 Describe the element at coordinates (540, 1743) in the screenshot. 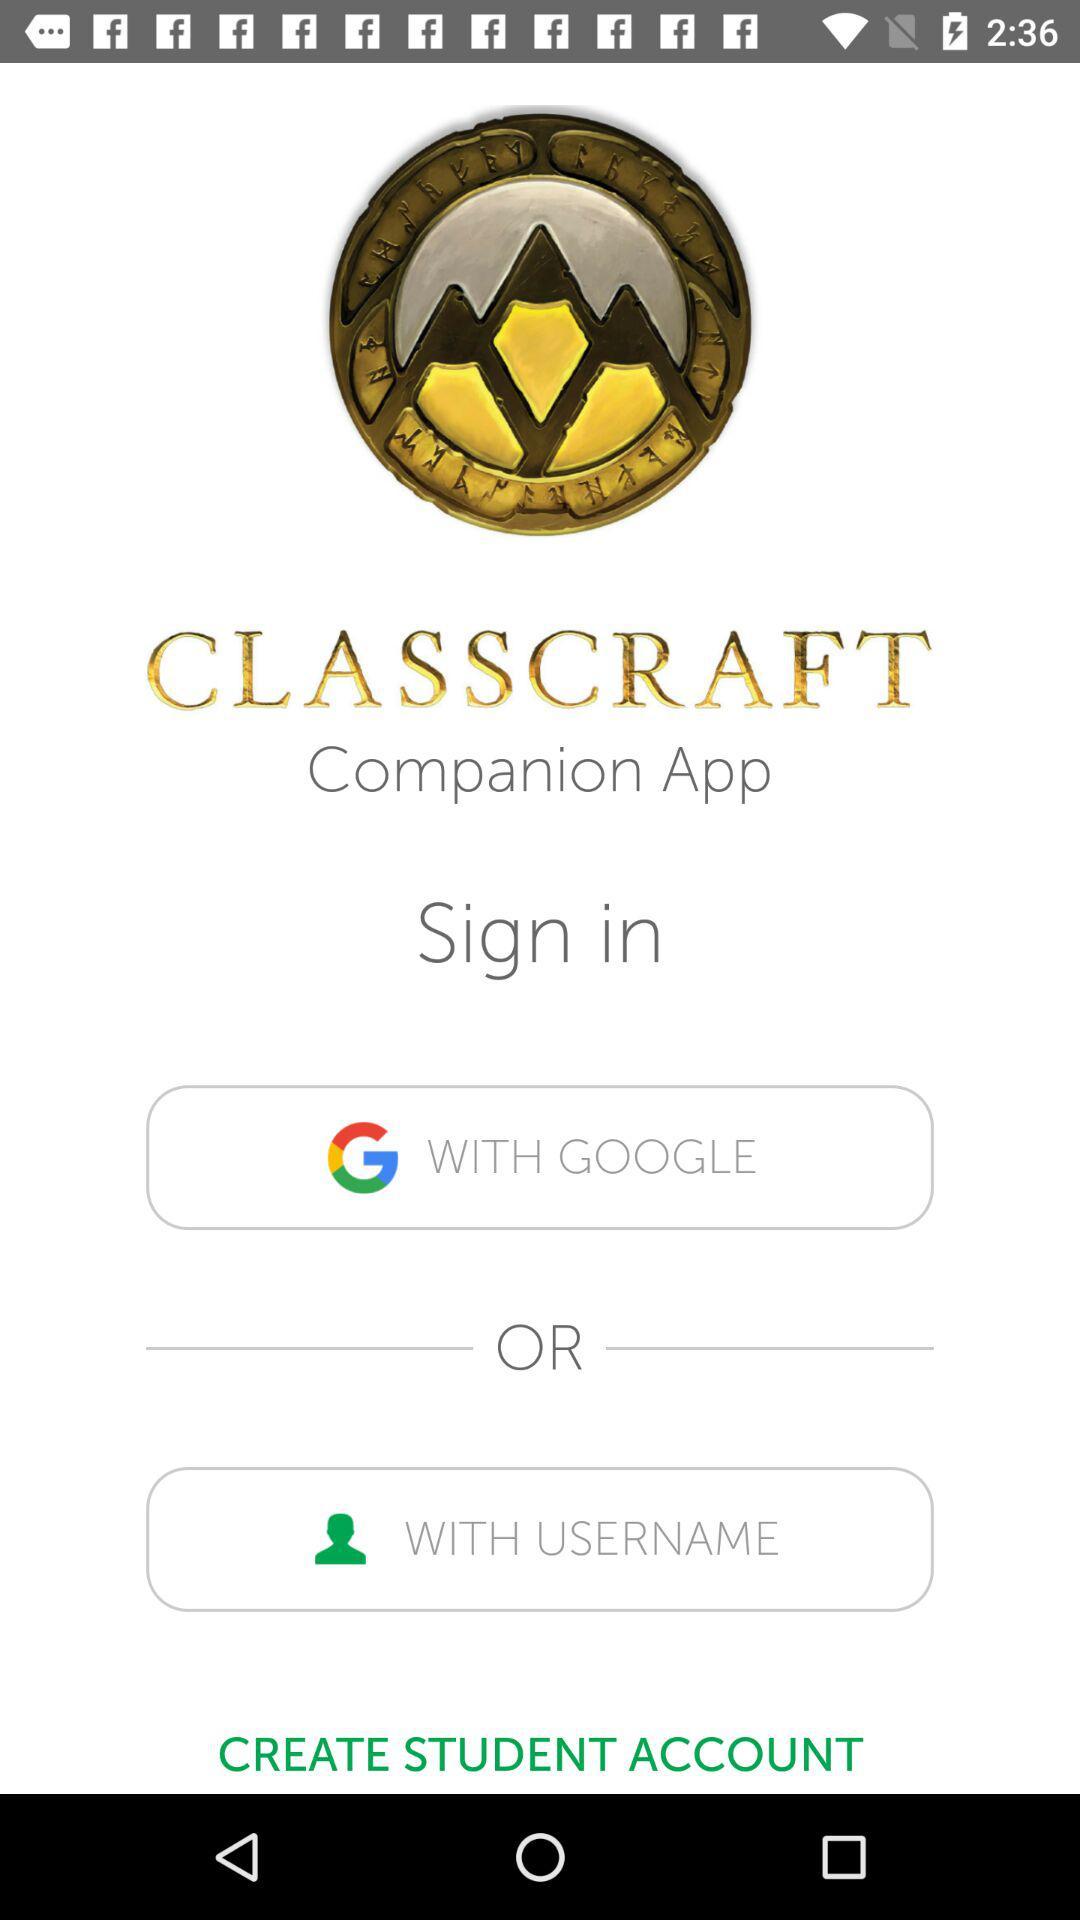

I see `icon below with username icon` at that location.